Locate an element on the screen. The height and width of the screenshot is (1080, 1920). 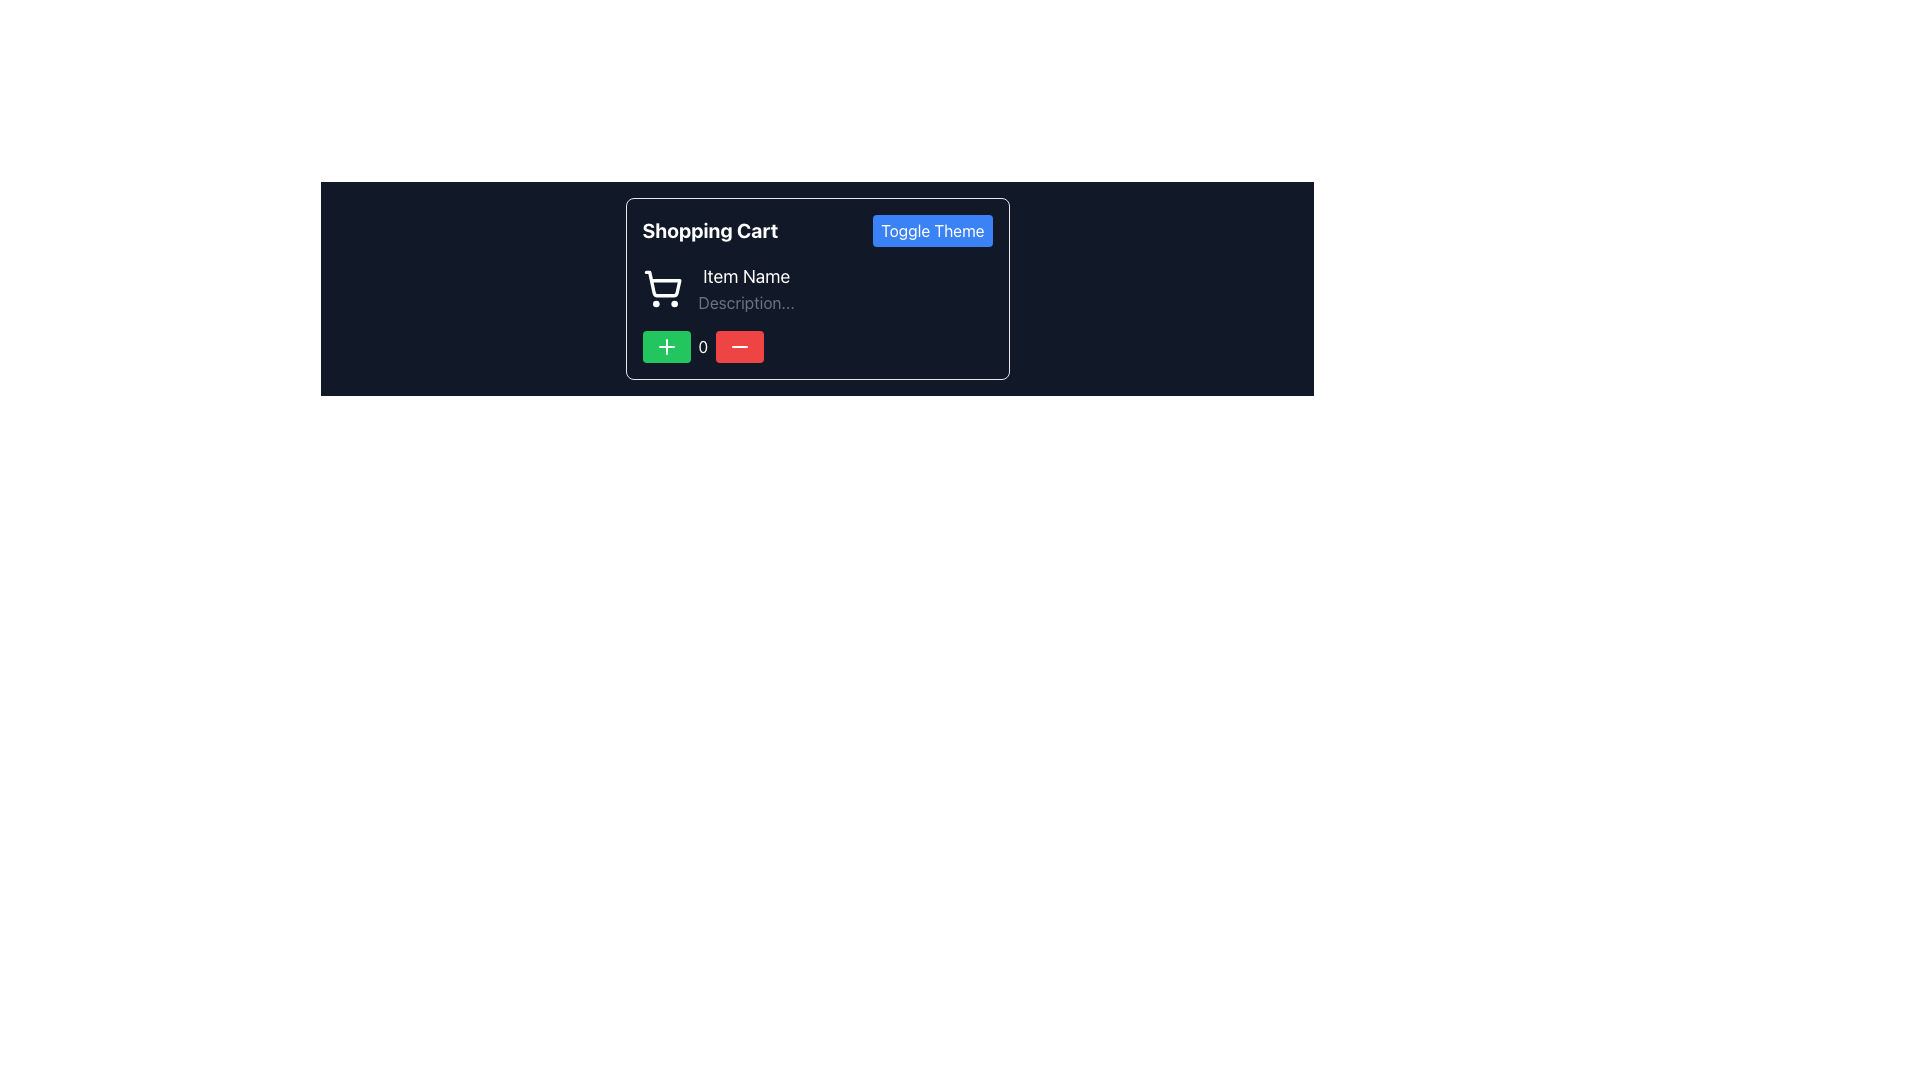
the text block displaying the name and description of an item within the 'Shopping Cart' section, located to the right of the shopping cart icon is located at coordinates (745, 289).